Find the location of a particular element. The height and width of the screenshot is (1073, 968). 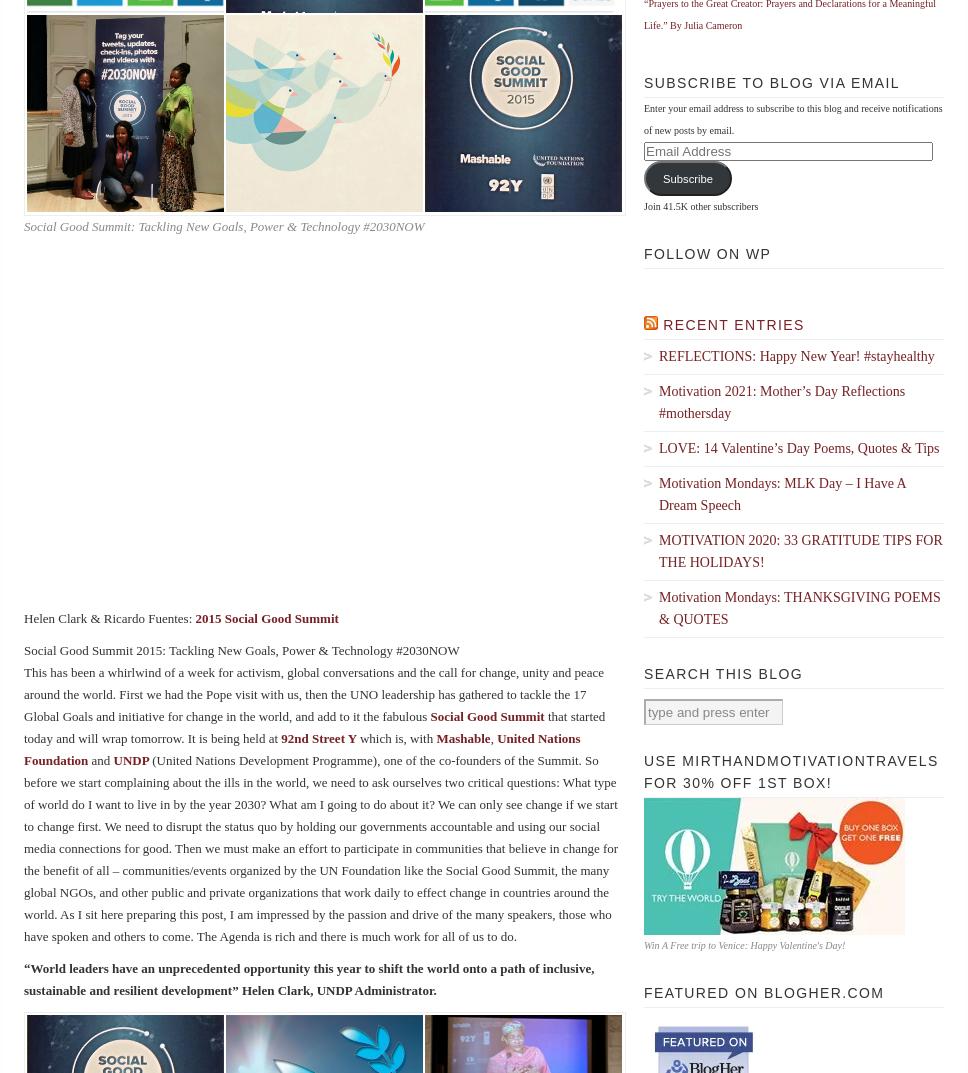

'MOTIVATION 2020: 33 GRATITUDE TIPS FOR THE HOLIDAYS!' is located at coordinates (659, 551).